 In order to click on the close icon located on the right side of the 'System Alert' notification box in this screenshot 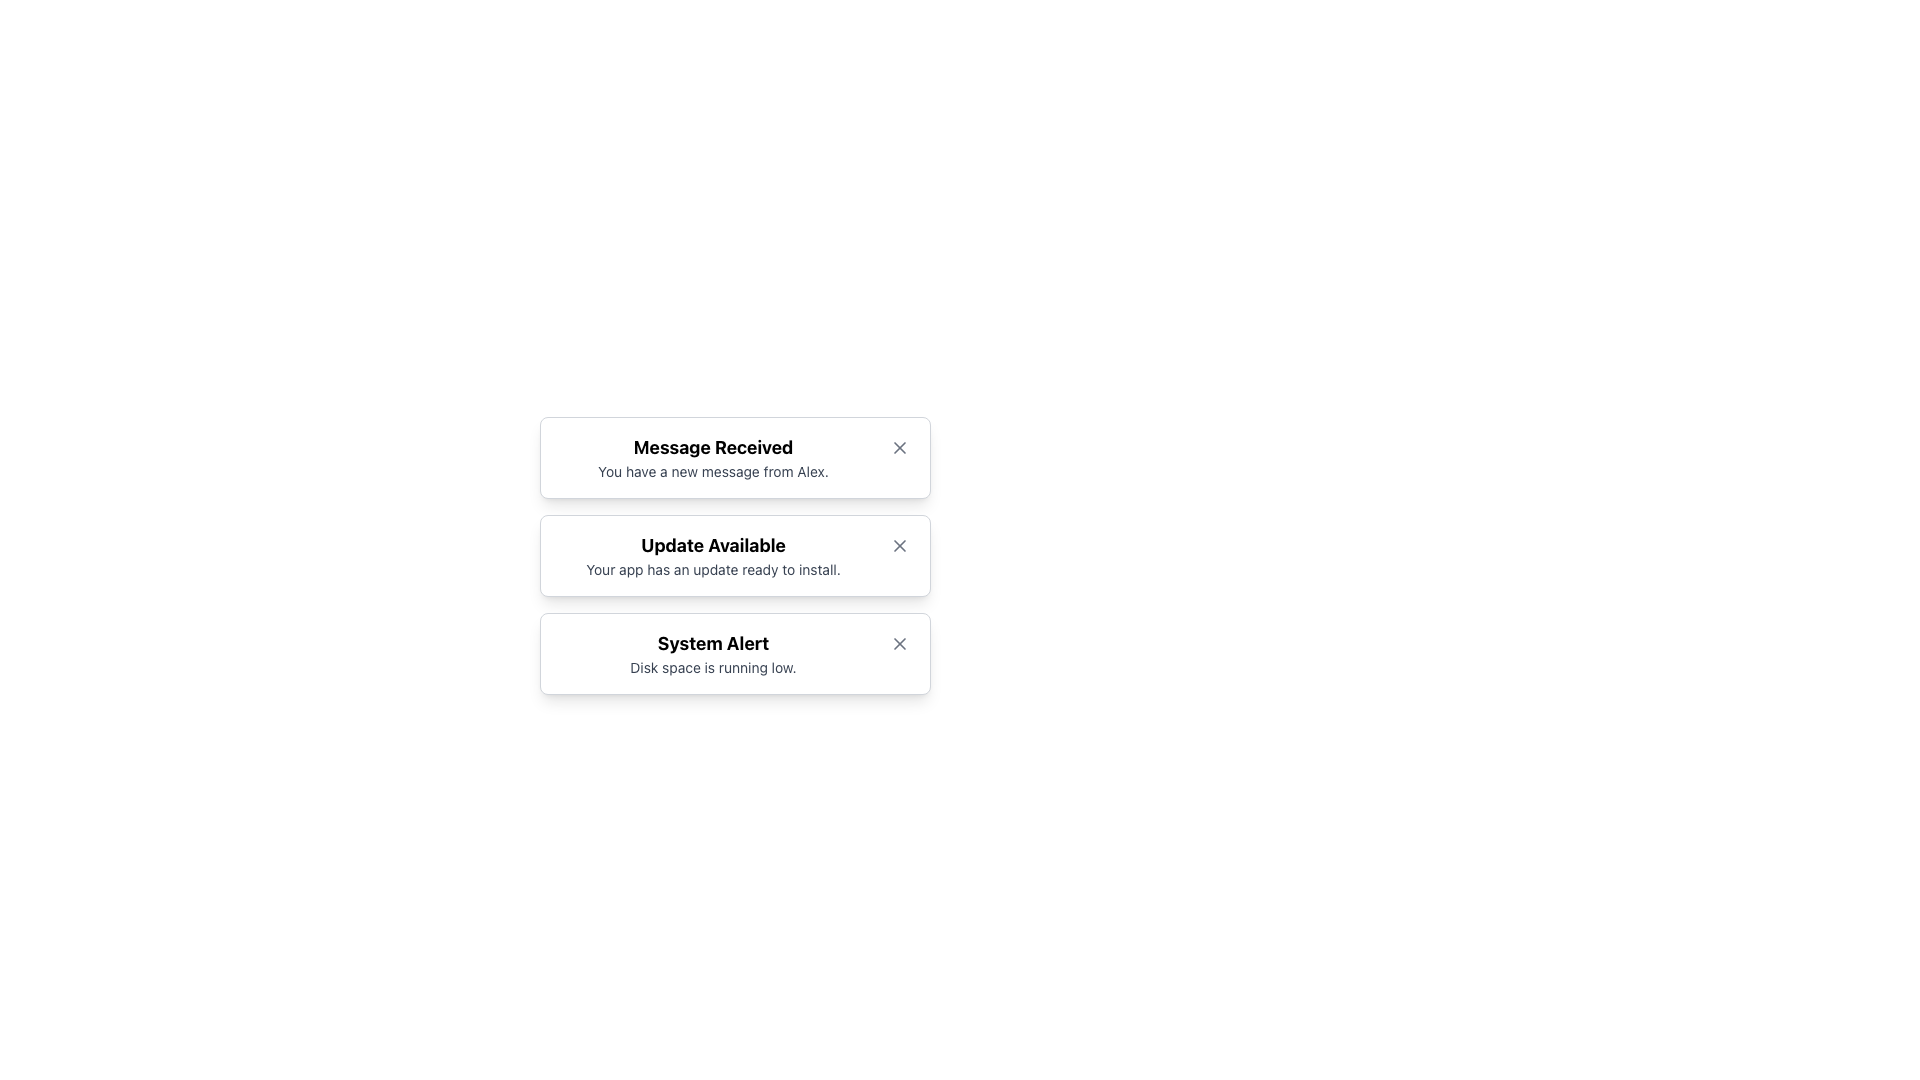, I will do `click(899, 644)`.